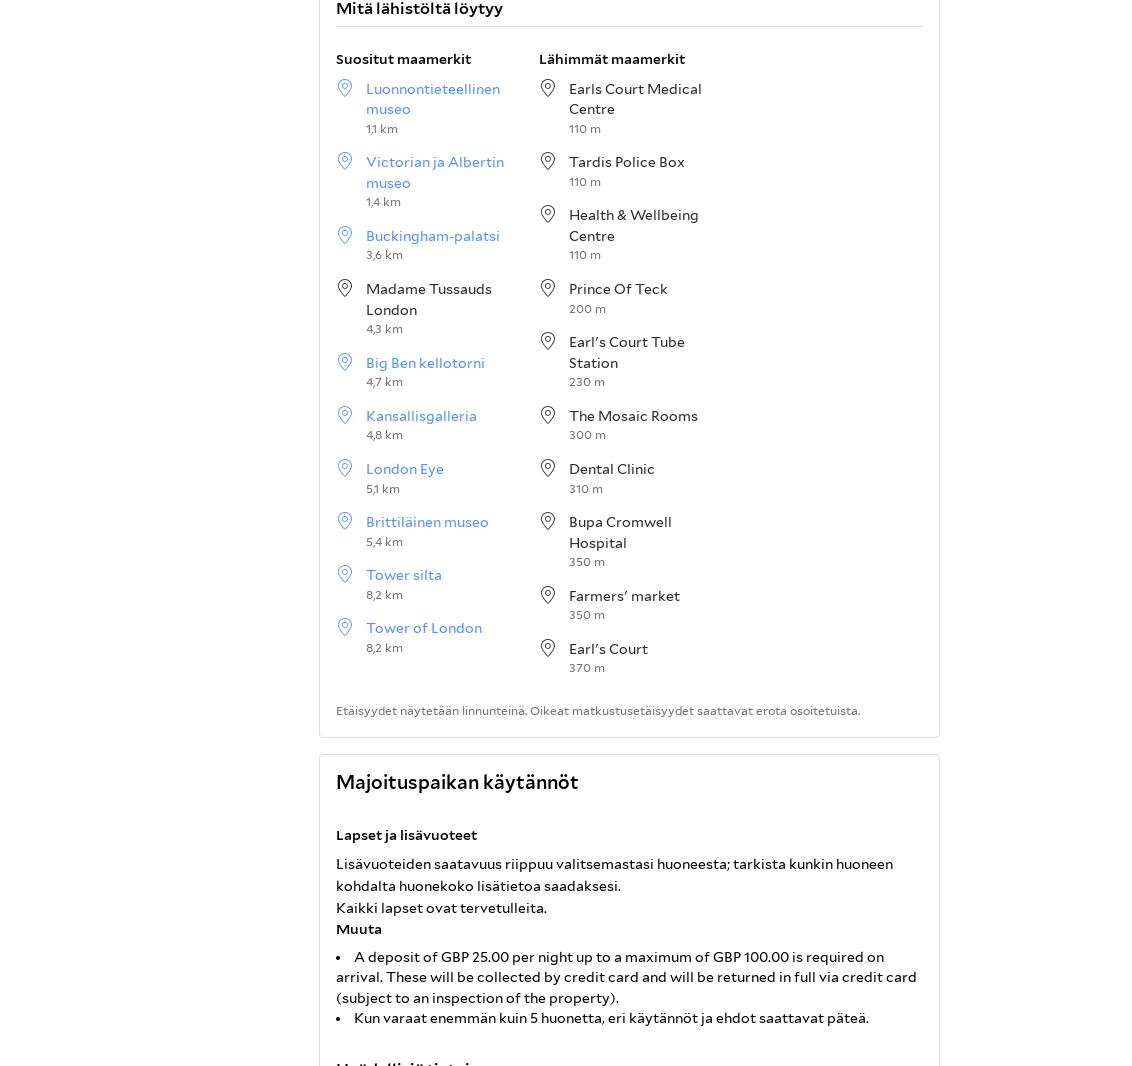 Image resolution: width=1132 pixels, height=1066 pixels. Describe the element at coordinates (382, 434) in the screenshot. I see `'4,8 km'` at that location.